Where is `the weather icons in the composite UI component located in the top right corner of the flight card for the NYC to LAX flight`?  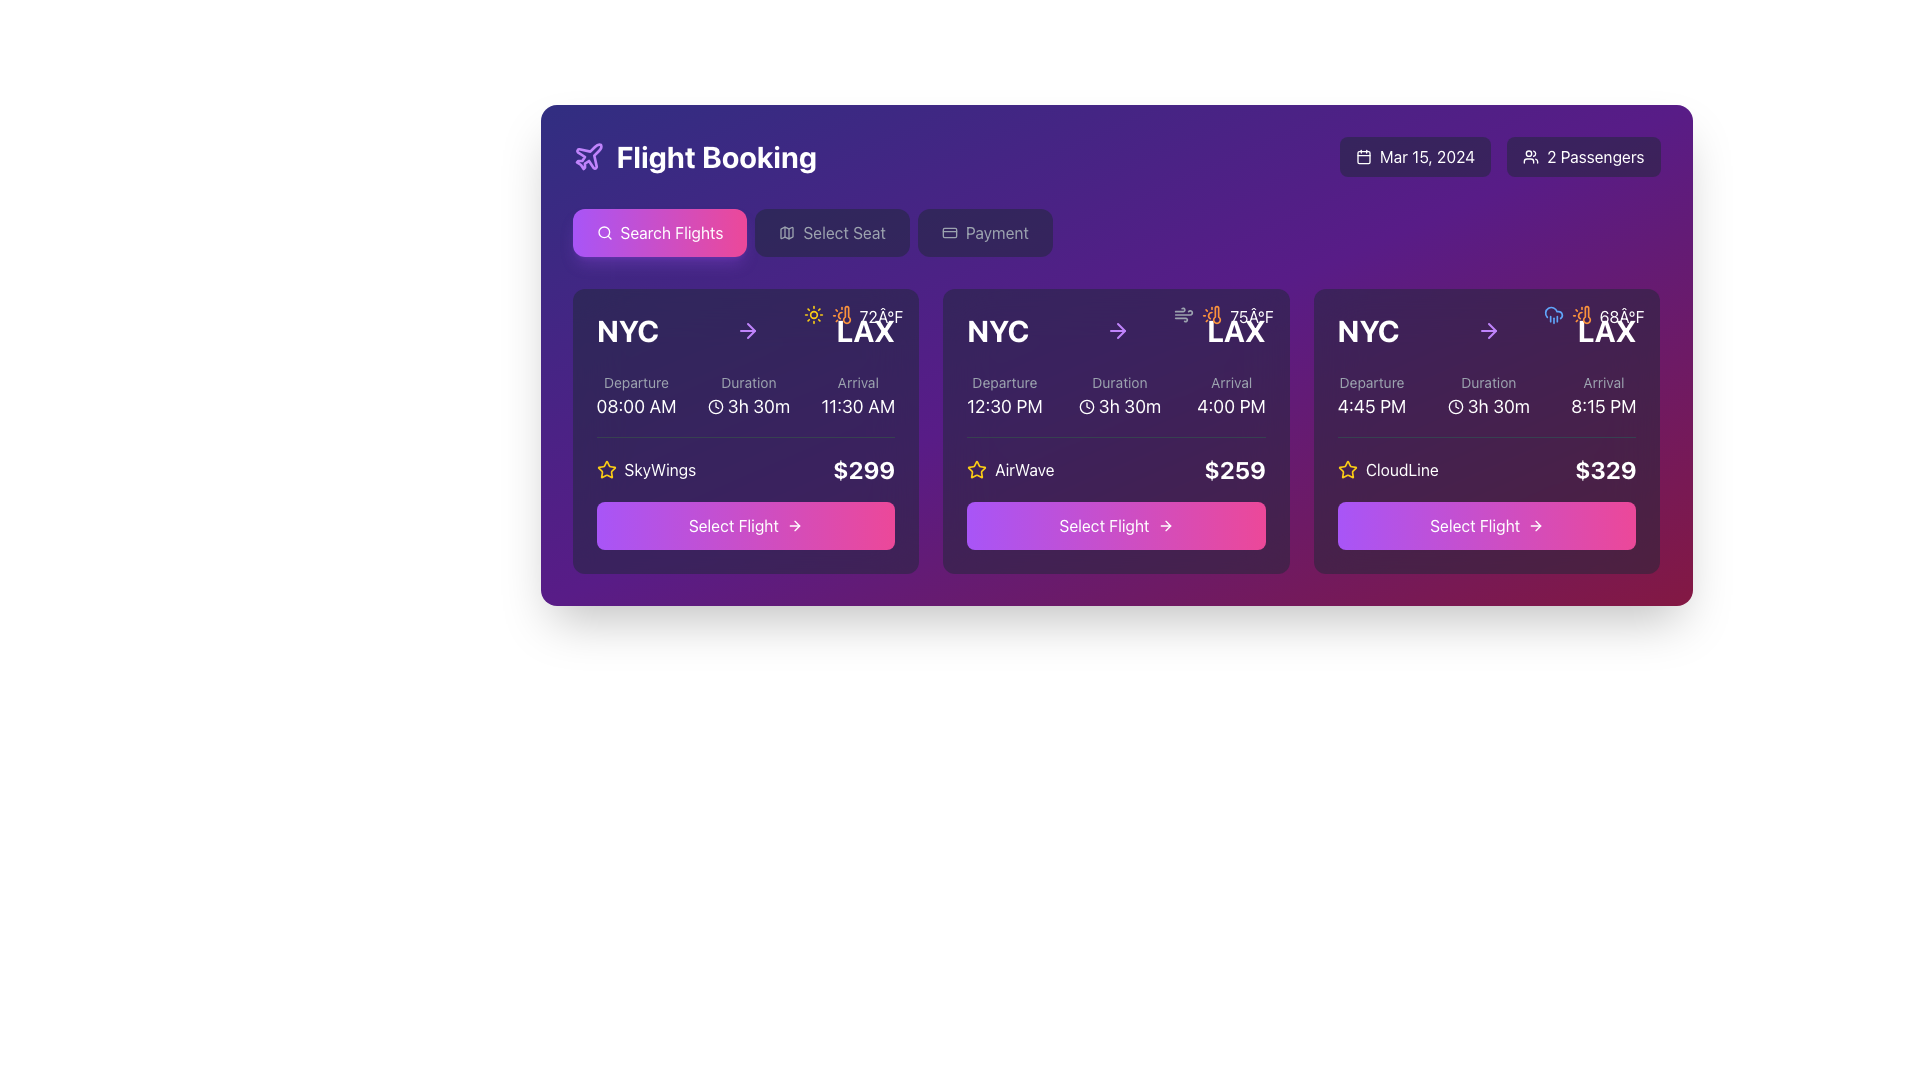
the weather icons in the composite UI component located in the top right corner of the flight card for the NYC to LAX flight is located at coordinates (1592, 315).